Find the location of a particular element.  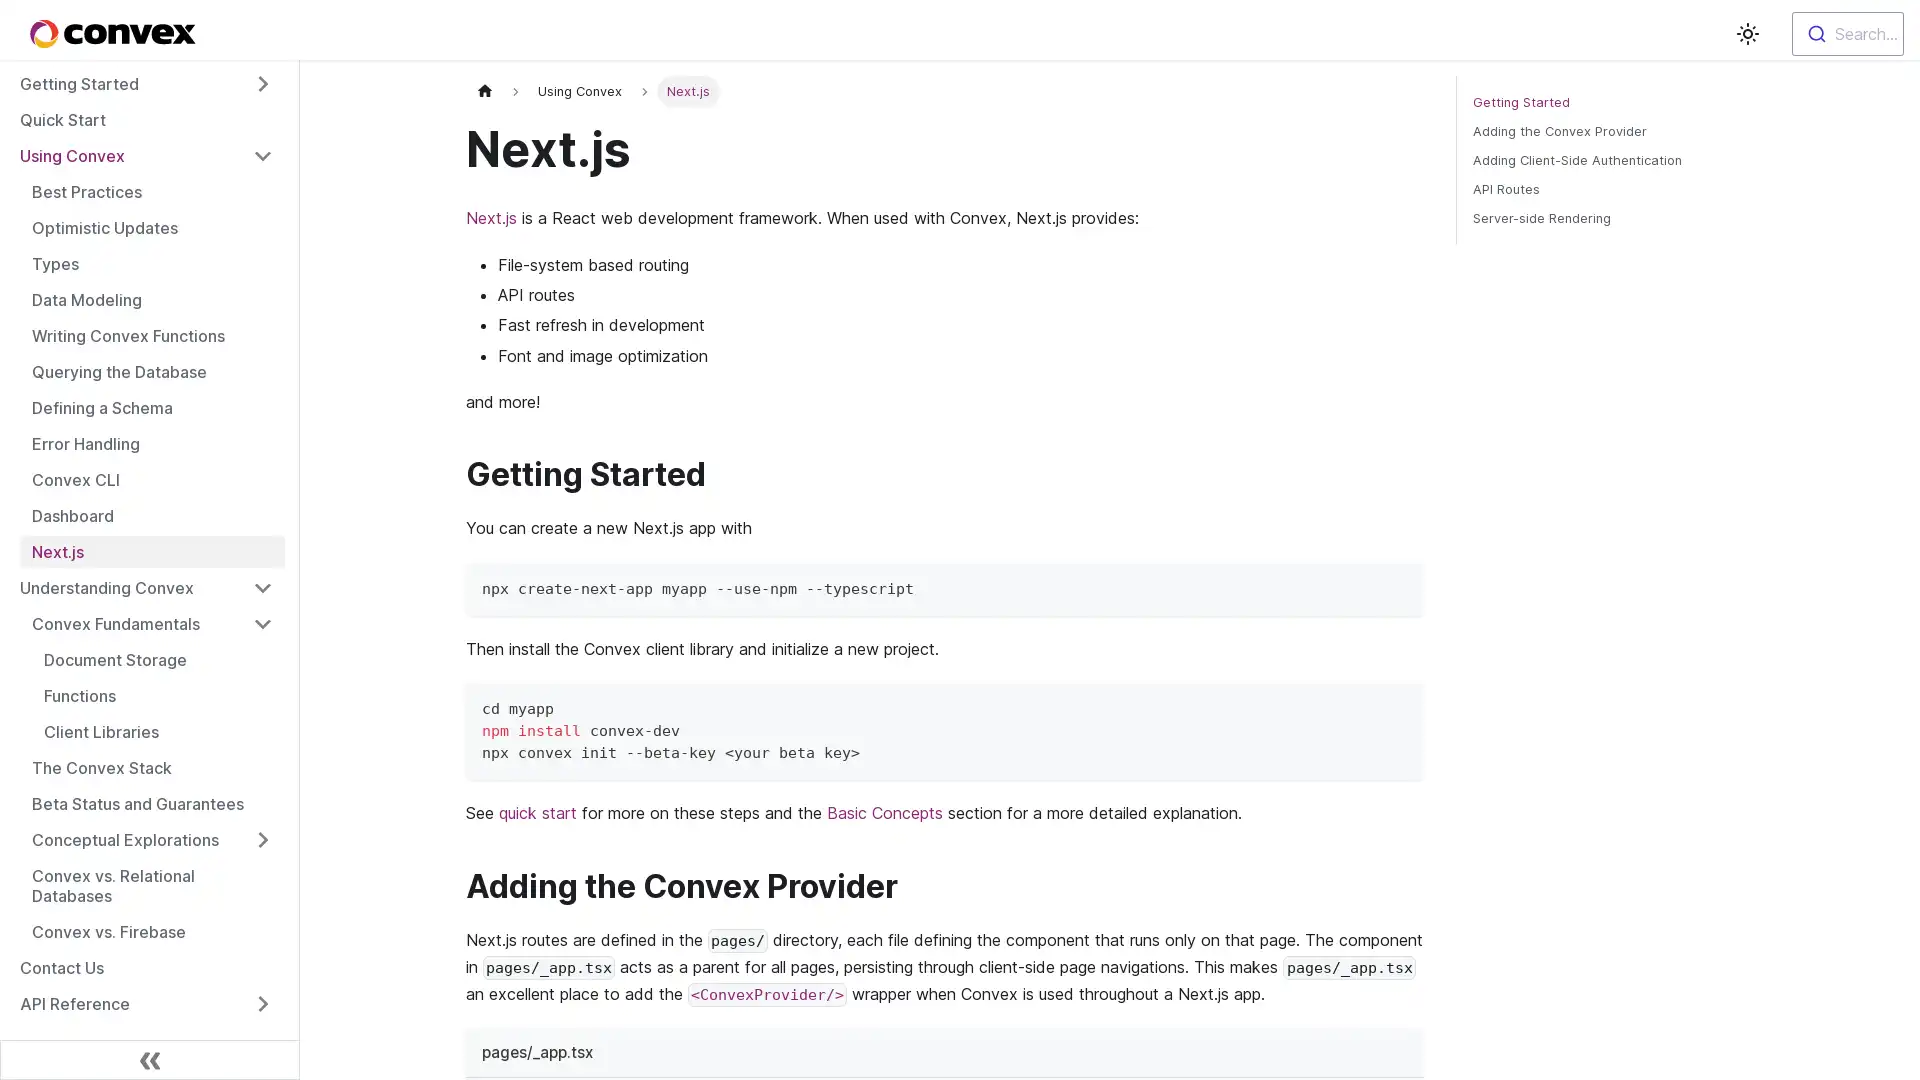

Copy code to clipboard is located at coordinates (1398, 585).